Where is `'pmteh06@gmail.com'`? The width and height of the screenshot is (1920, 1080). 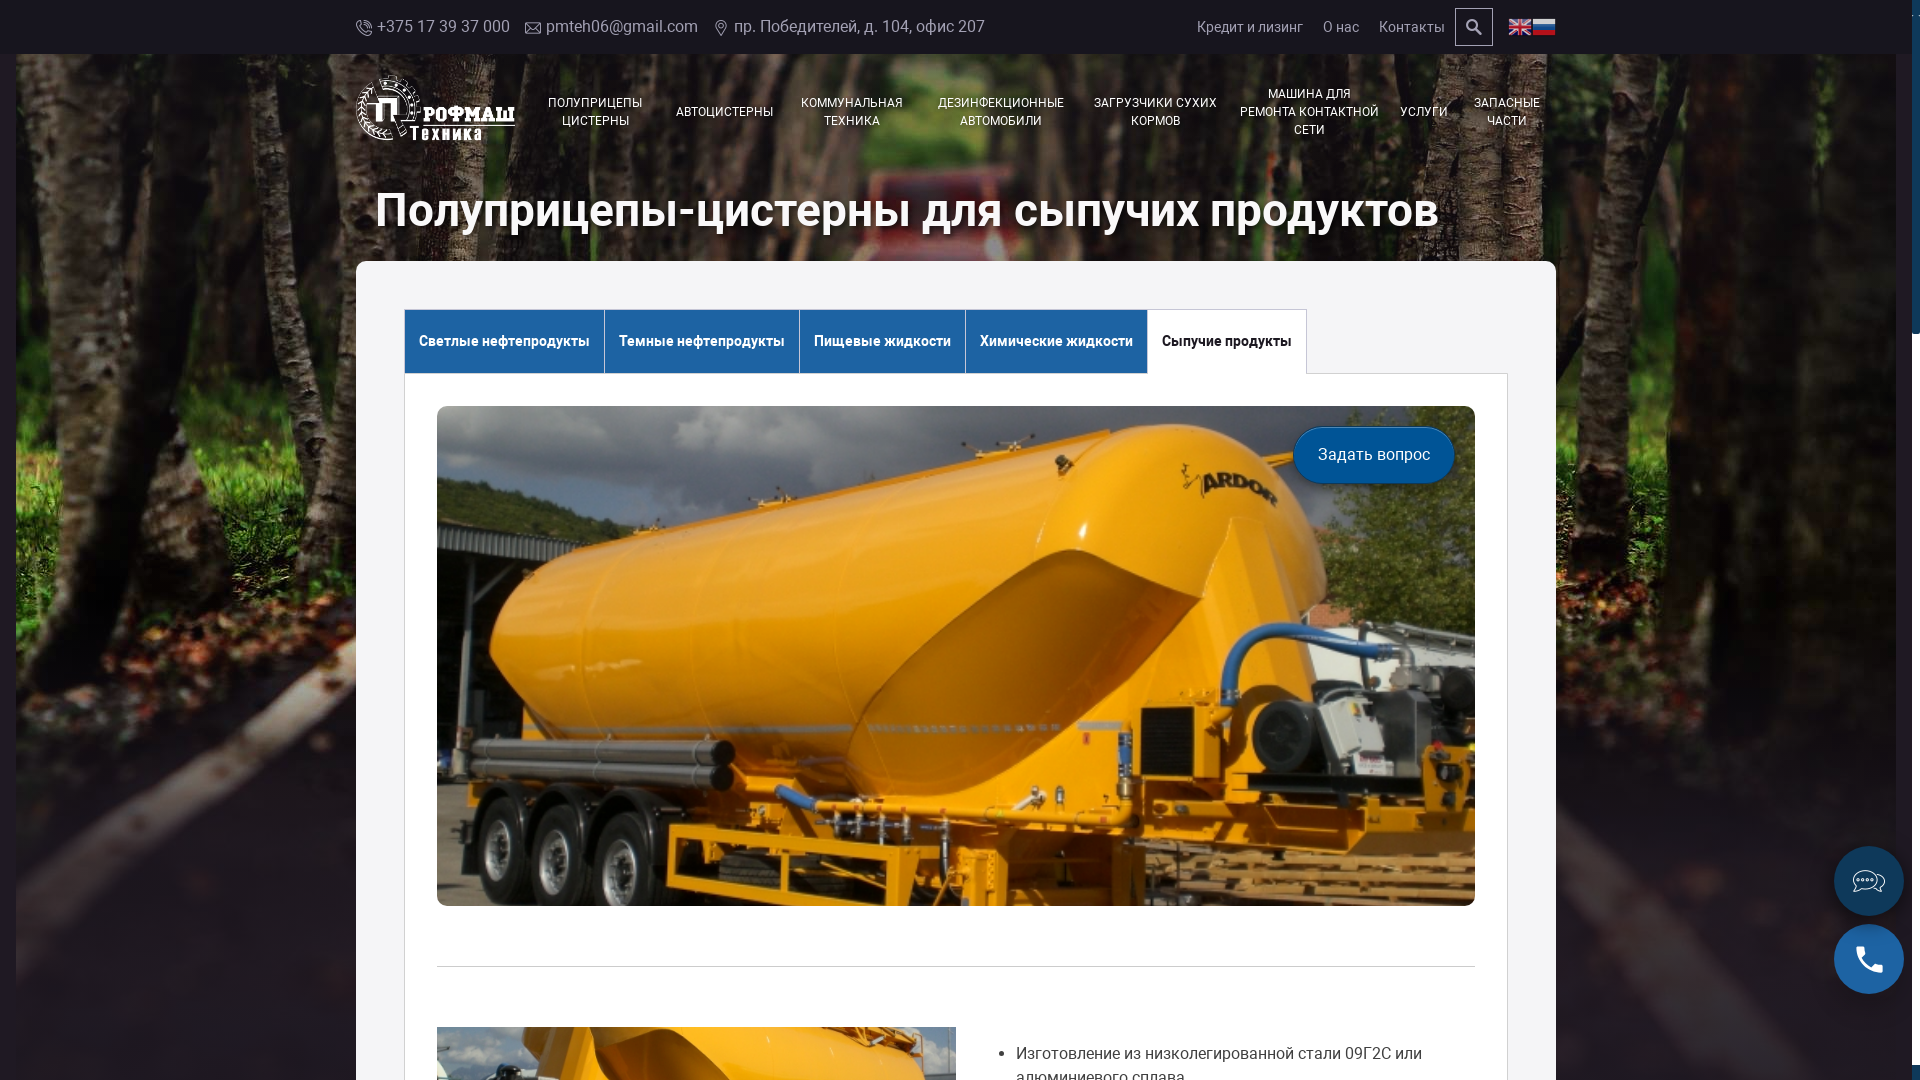
'pmteh06@gmail.com' is located at coordinates (610, 27).